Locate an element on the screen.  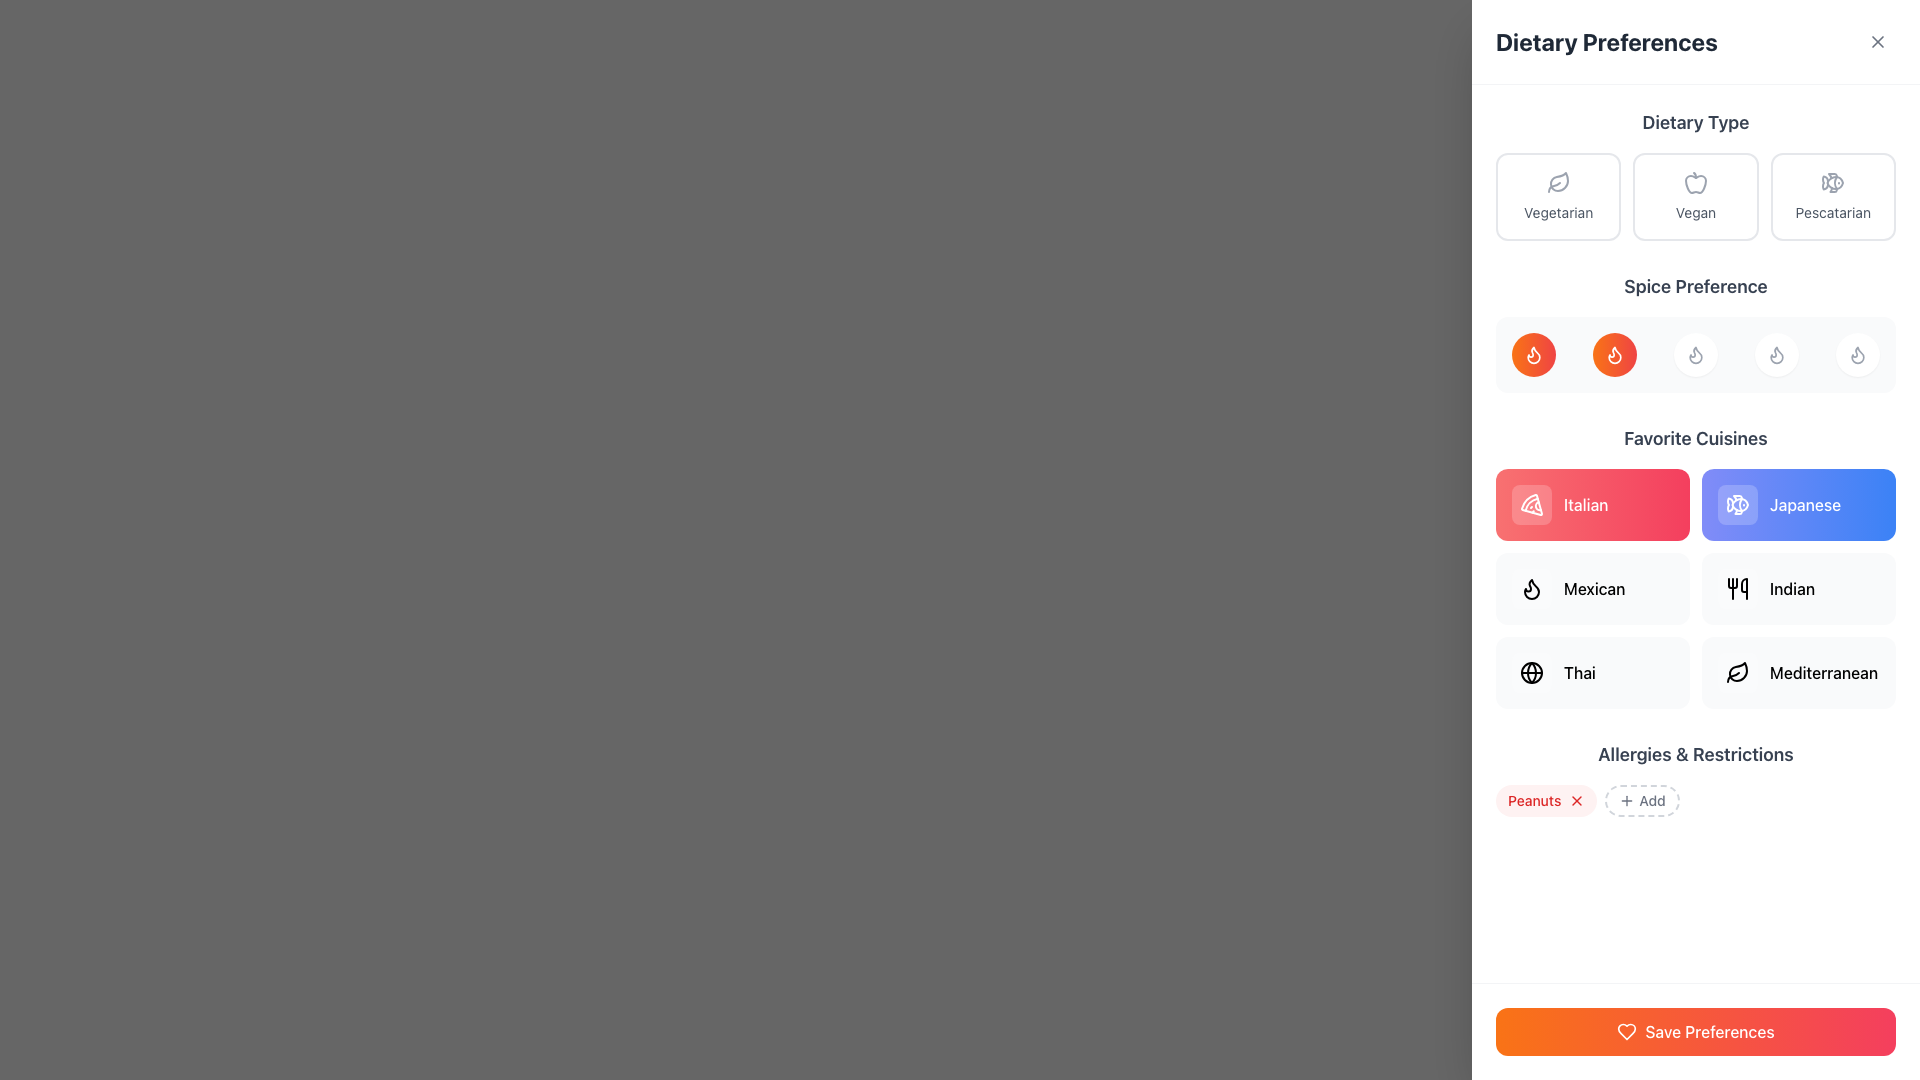
the 'Thai' cuisine text label in the 'Favorite Cuisines' section is located at coordinates (1578, 672).